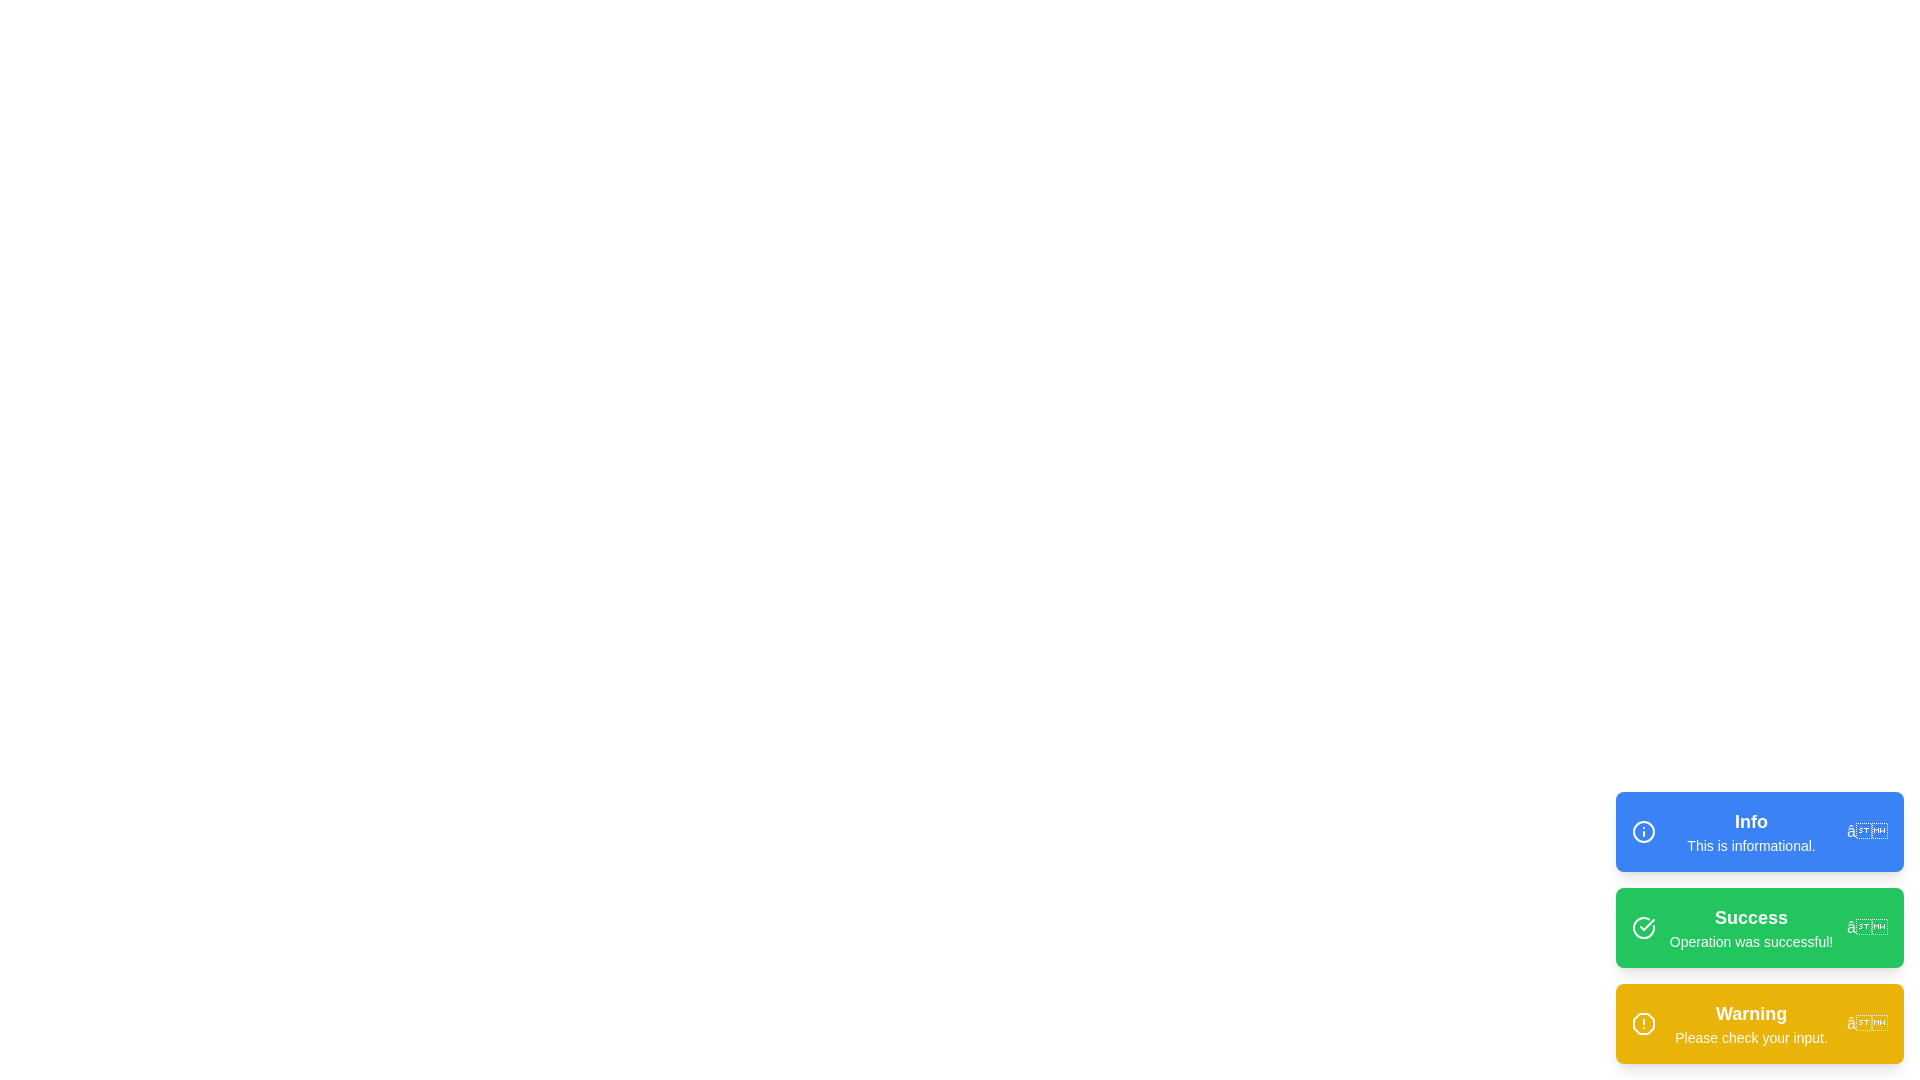  I want to click on the dismiss button located at the right edge of the notification box, so click(1866, 832).